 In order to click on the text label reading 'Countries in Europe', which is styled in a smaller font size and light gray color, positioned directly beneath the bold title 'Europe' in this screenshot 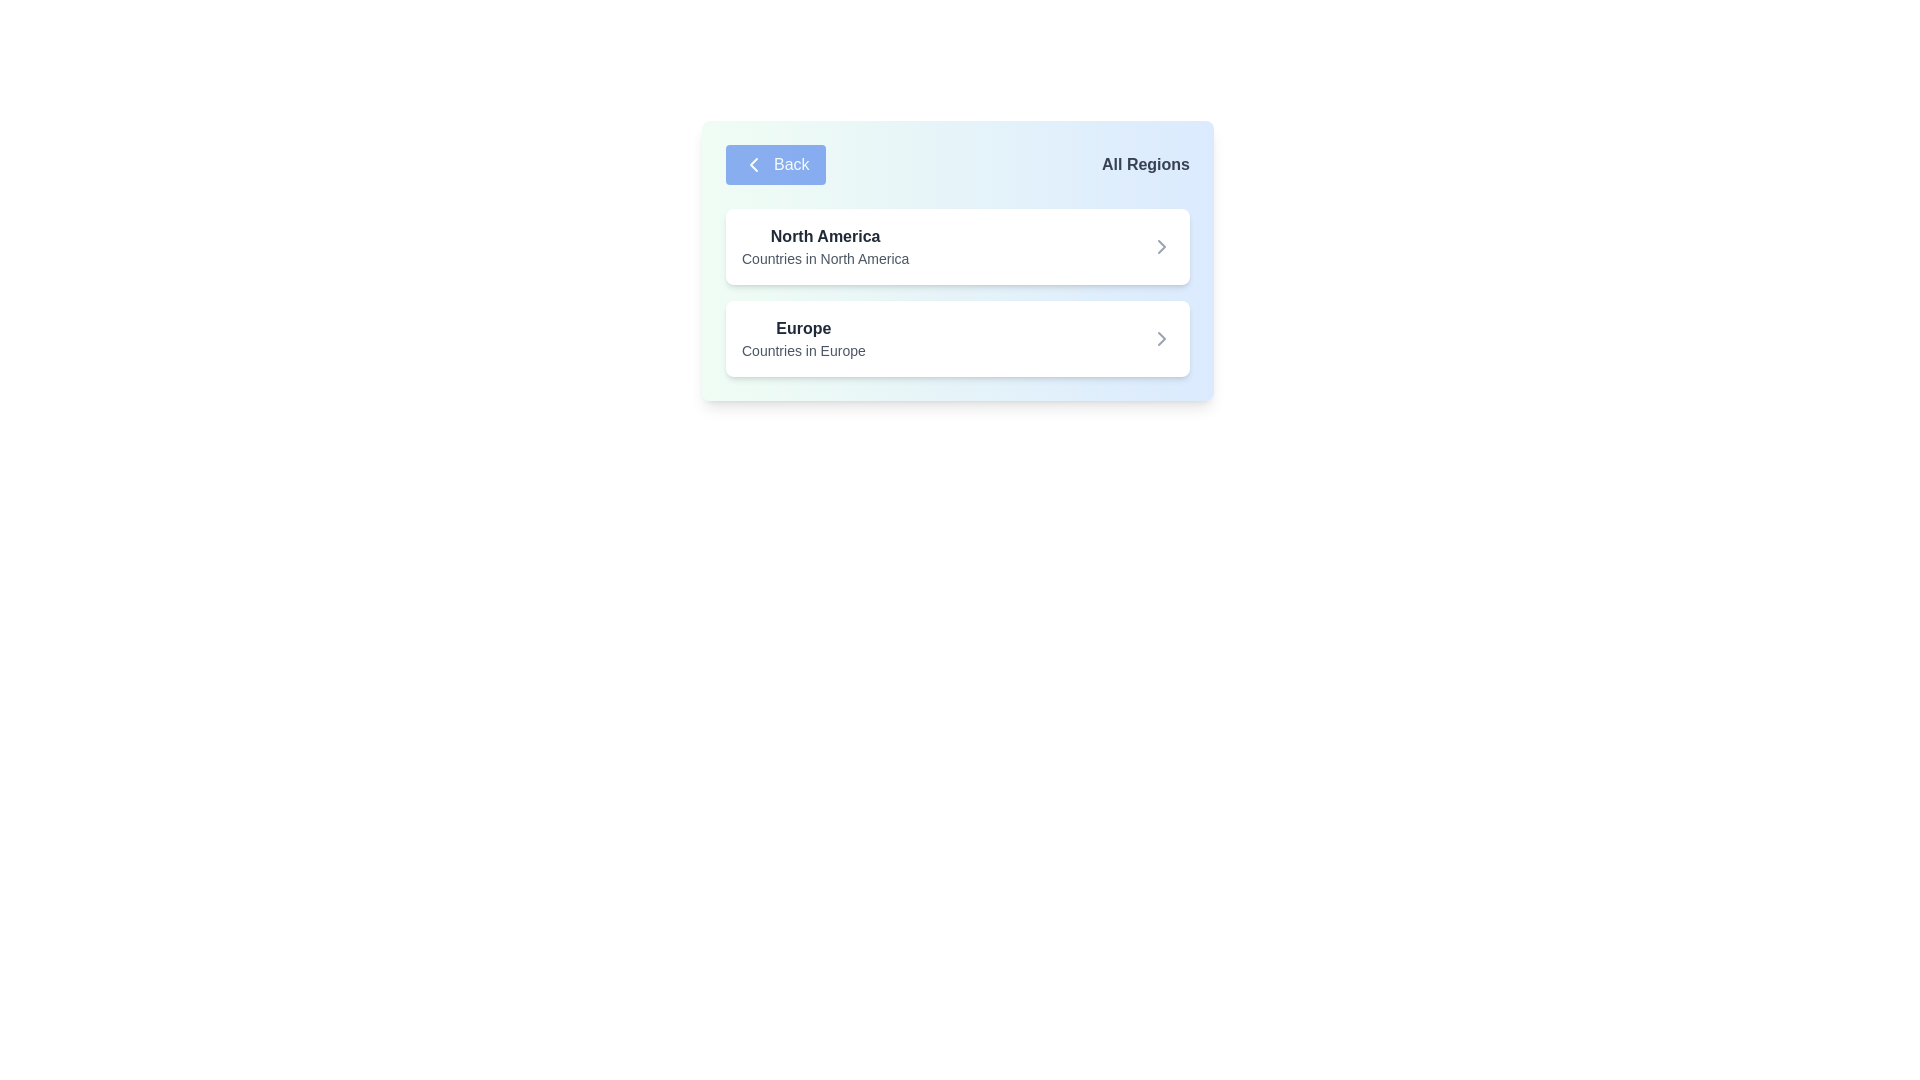, I will do `click(803, 350)`.